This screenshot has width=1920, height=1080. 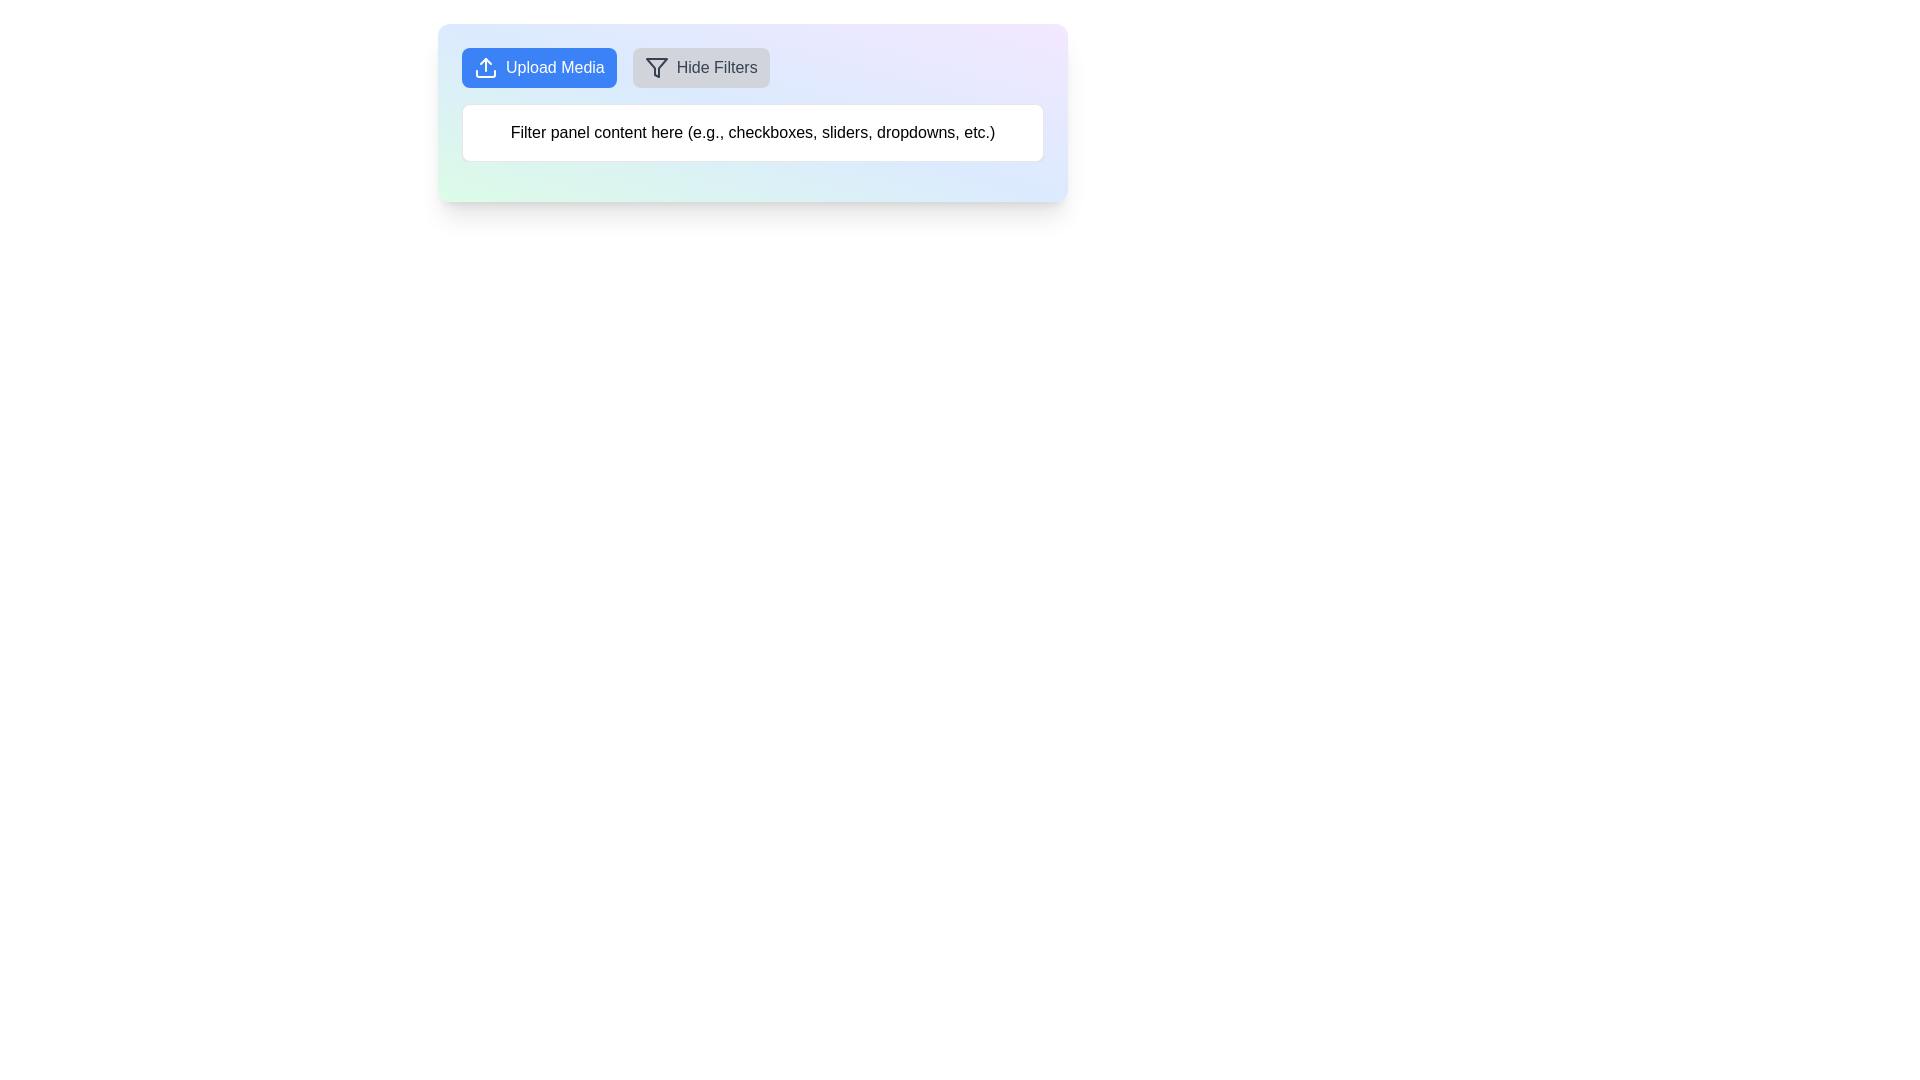 I want to click on the triangular funnel-like icon within the 'Hide Filters' button, so click(x=656, y=67).